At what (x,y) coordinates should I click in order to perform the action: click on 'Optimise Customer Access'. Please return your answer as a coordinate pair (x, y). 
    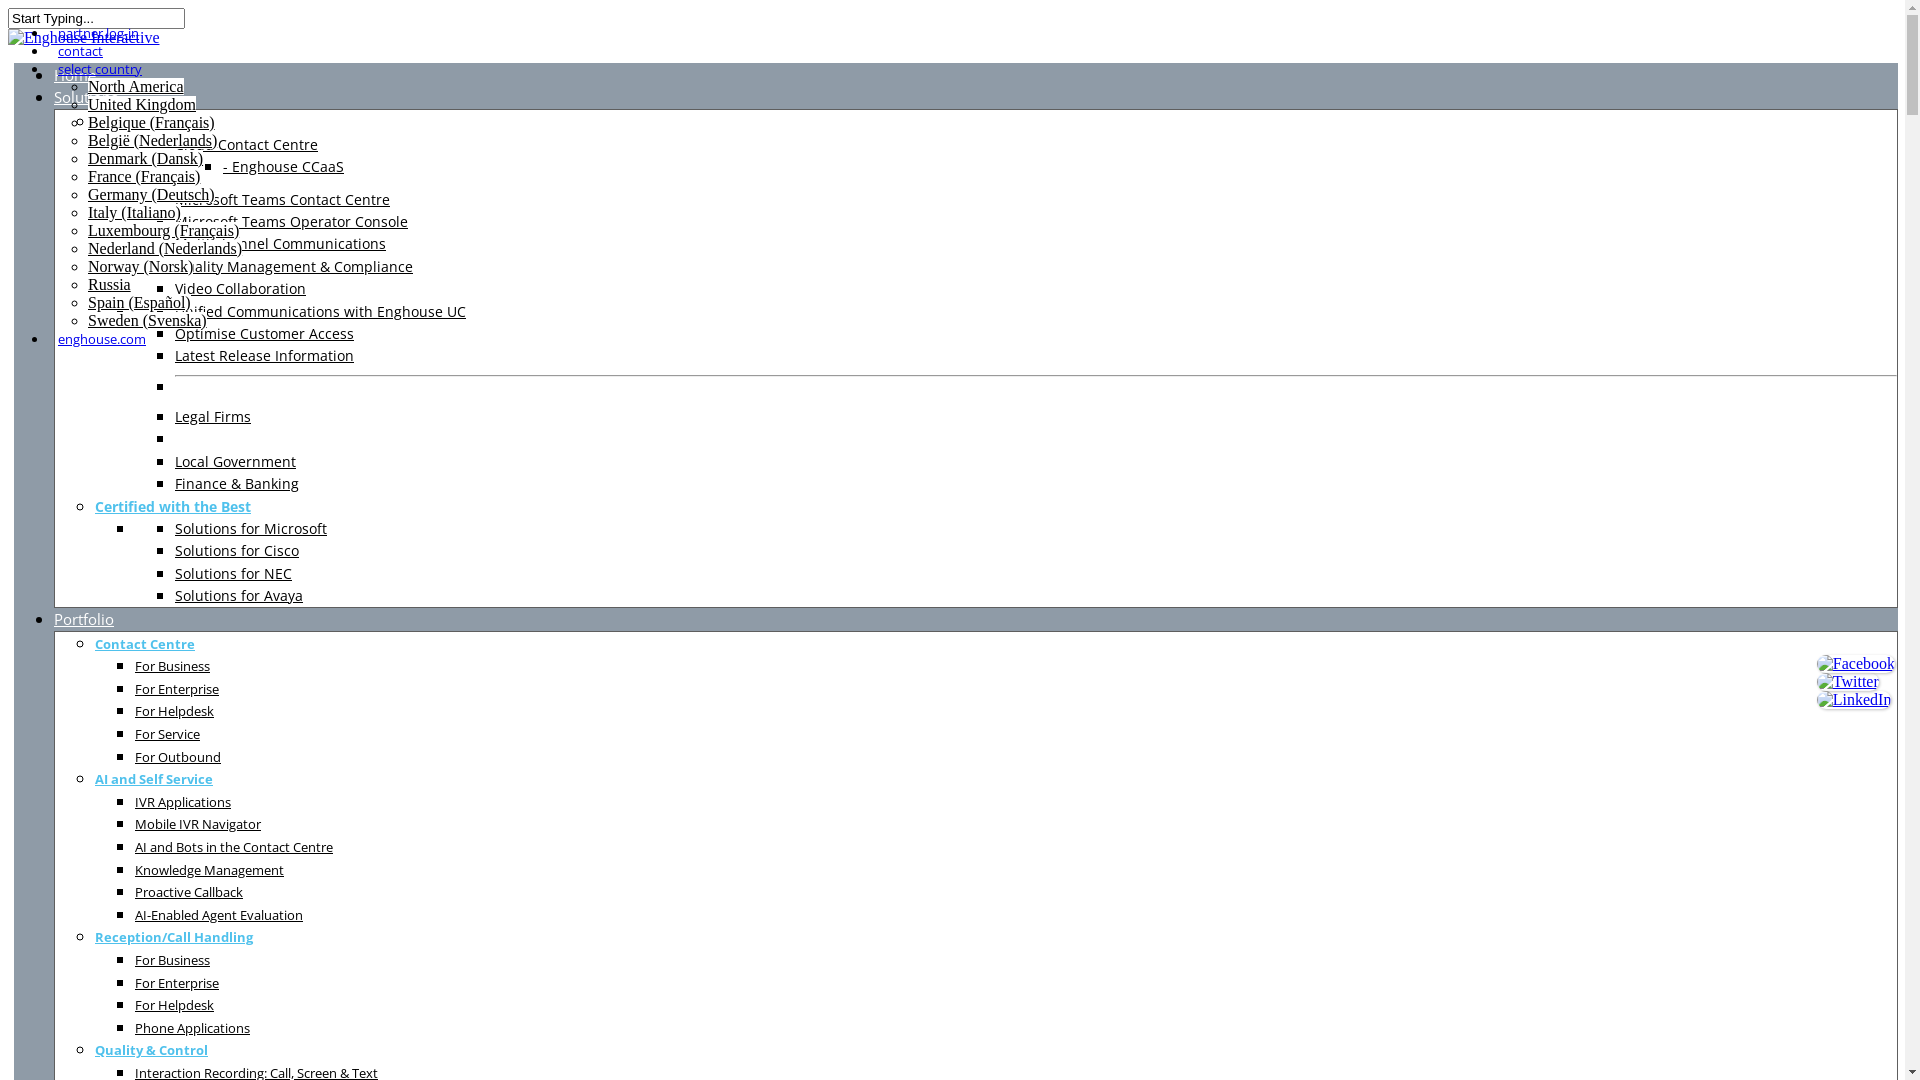
    Looking at the image, I should click on (263, 332).